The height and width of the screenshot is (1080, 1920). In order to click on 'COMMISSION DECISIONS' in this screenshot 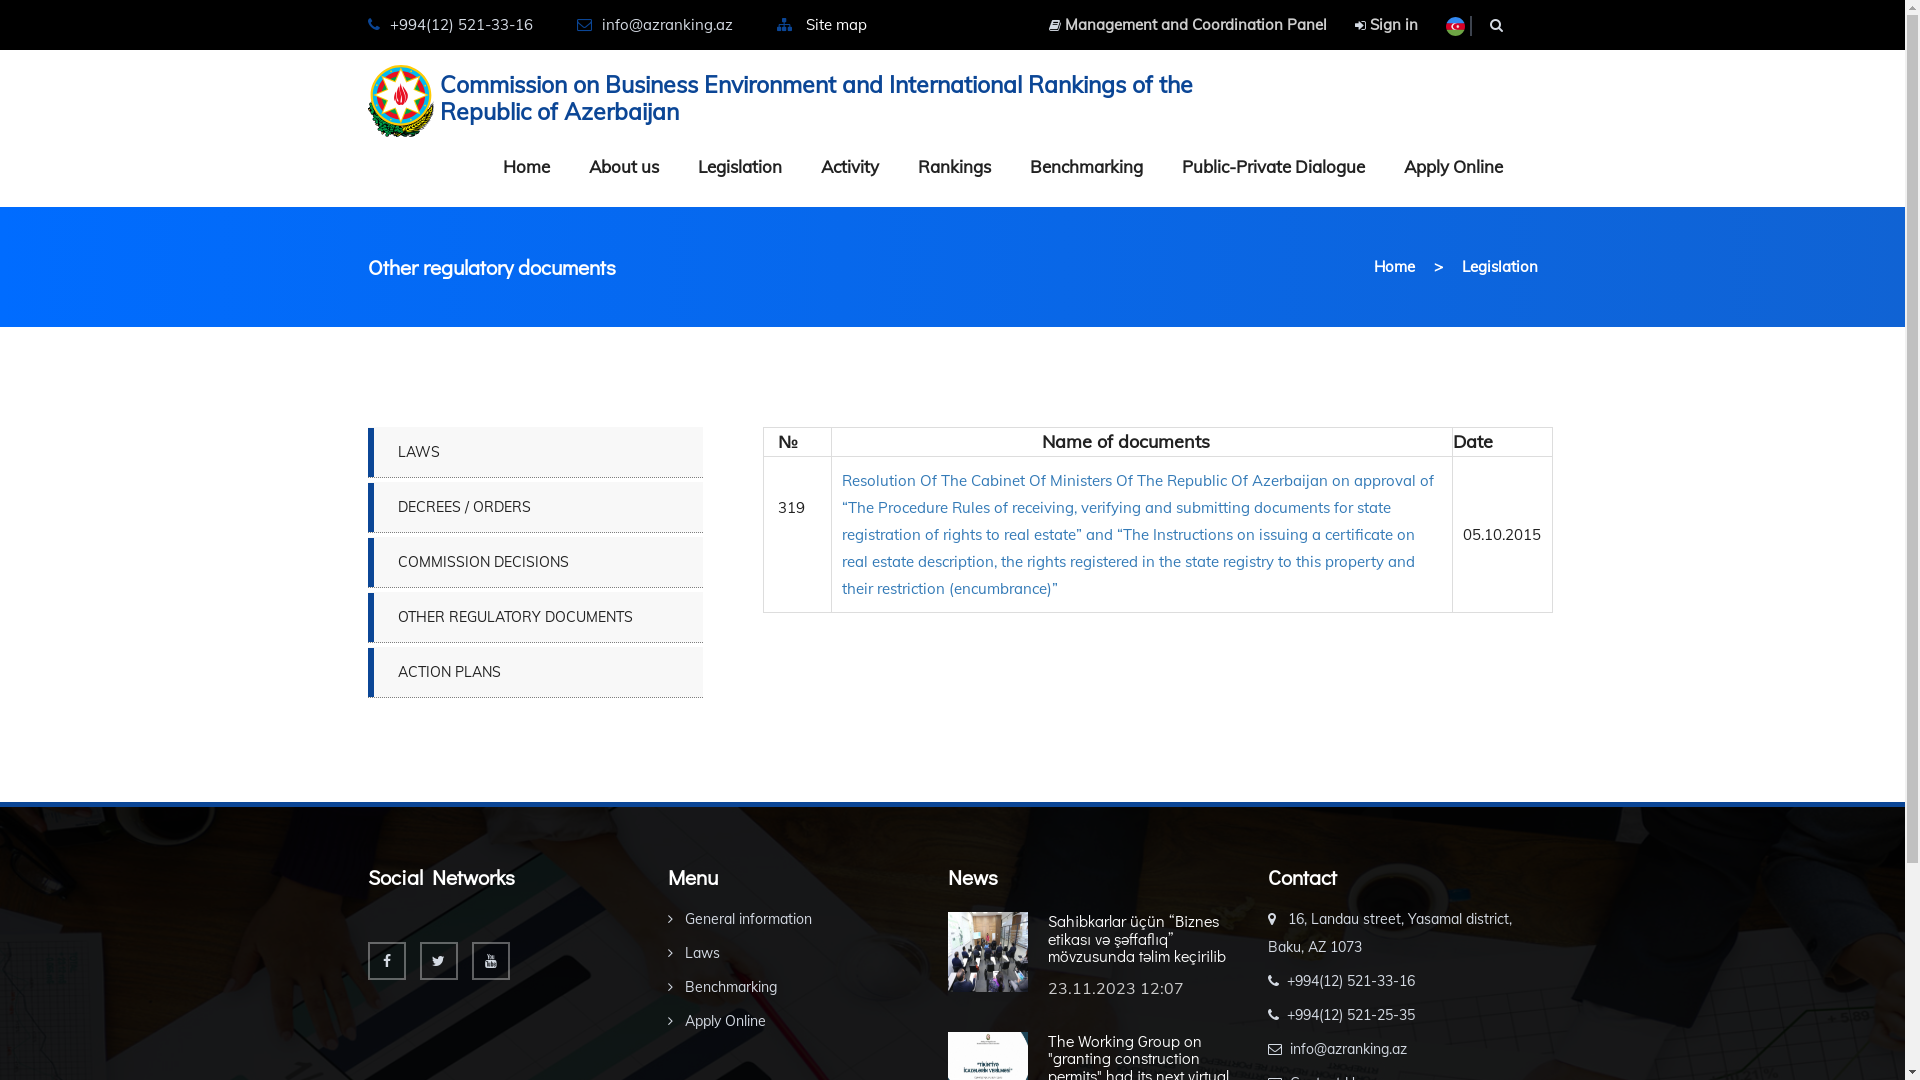, I will do `click(535, 562)`.